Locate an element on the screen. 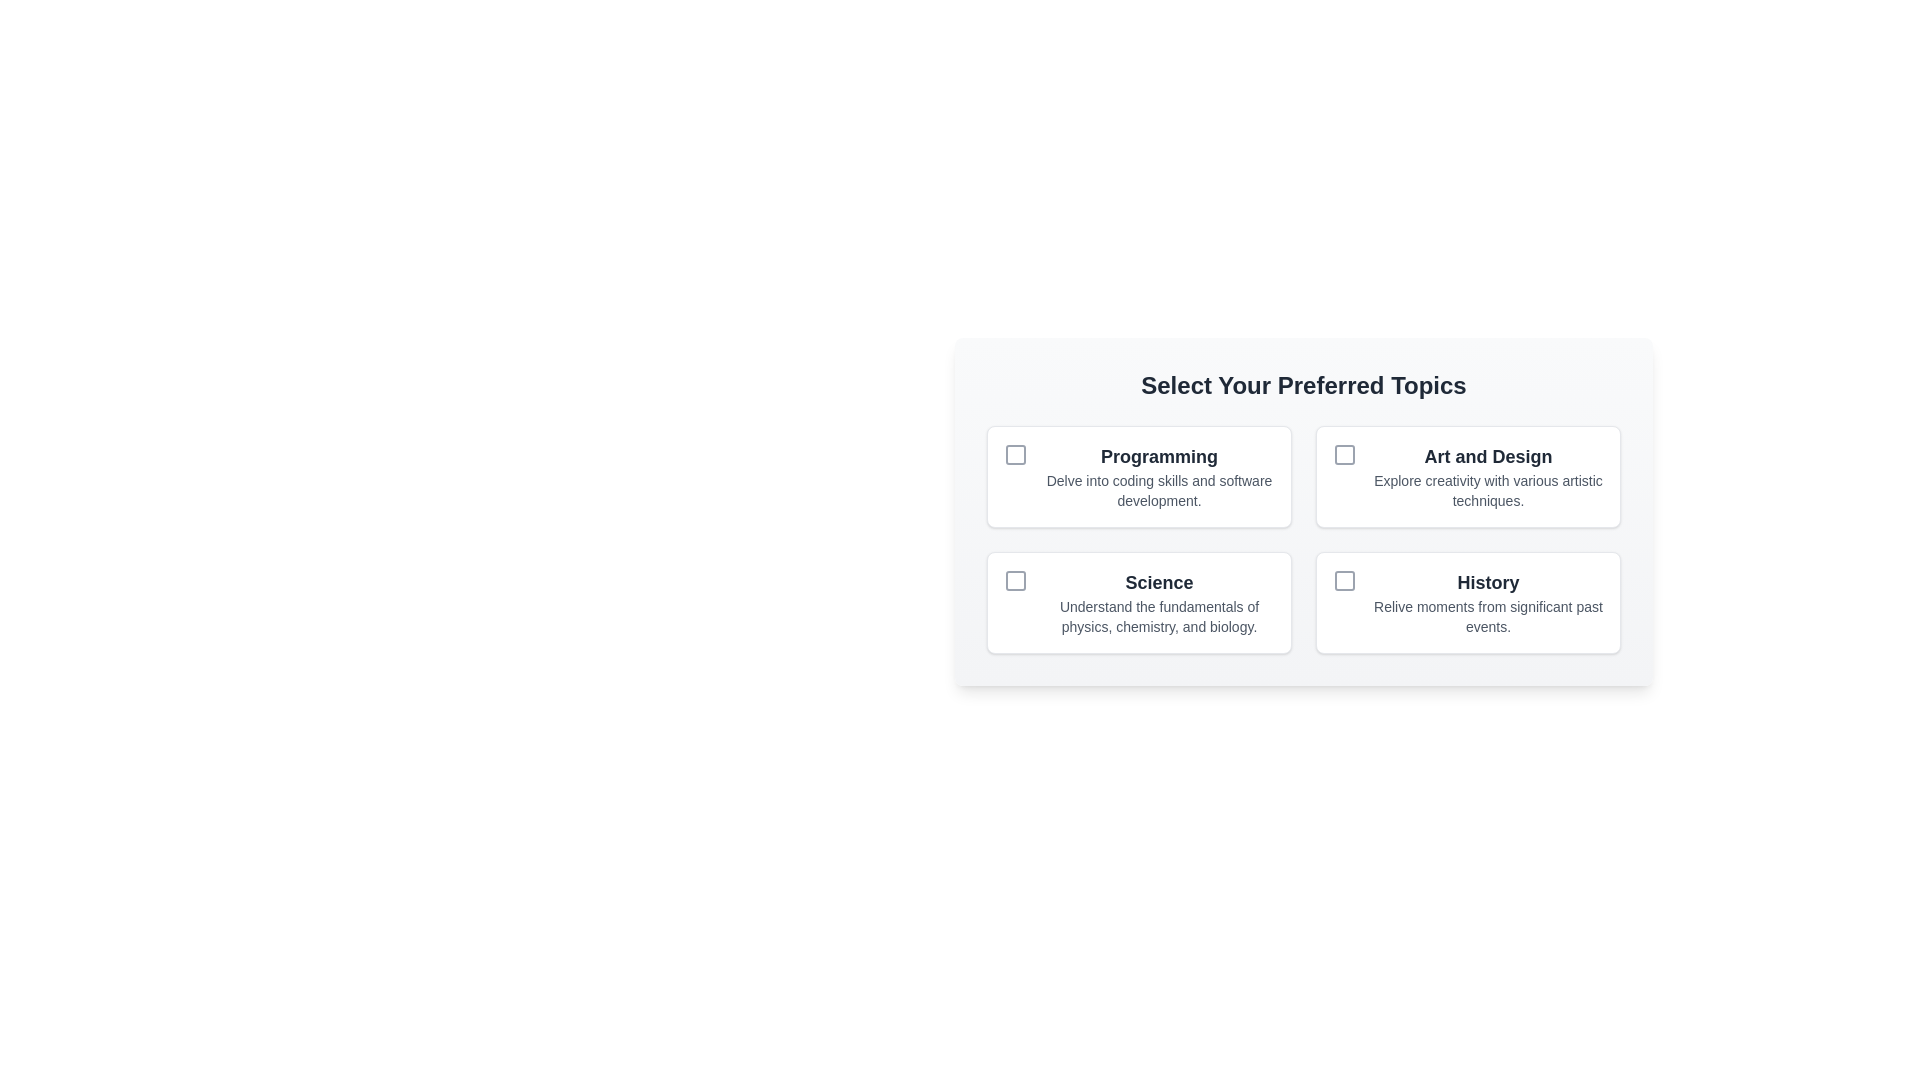 This screenshot has width=1920, height=1080. the empty gray checkbox located beside the text 'History' to emphasize or highlight it is located at coordinates (1344, 581).